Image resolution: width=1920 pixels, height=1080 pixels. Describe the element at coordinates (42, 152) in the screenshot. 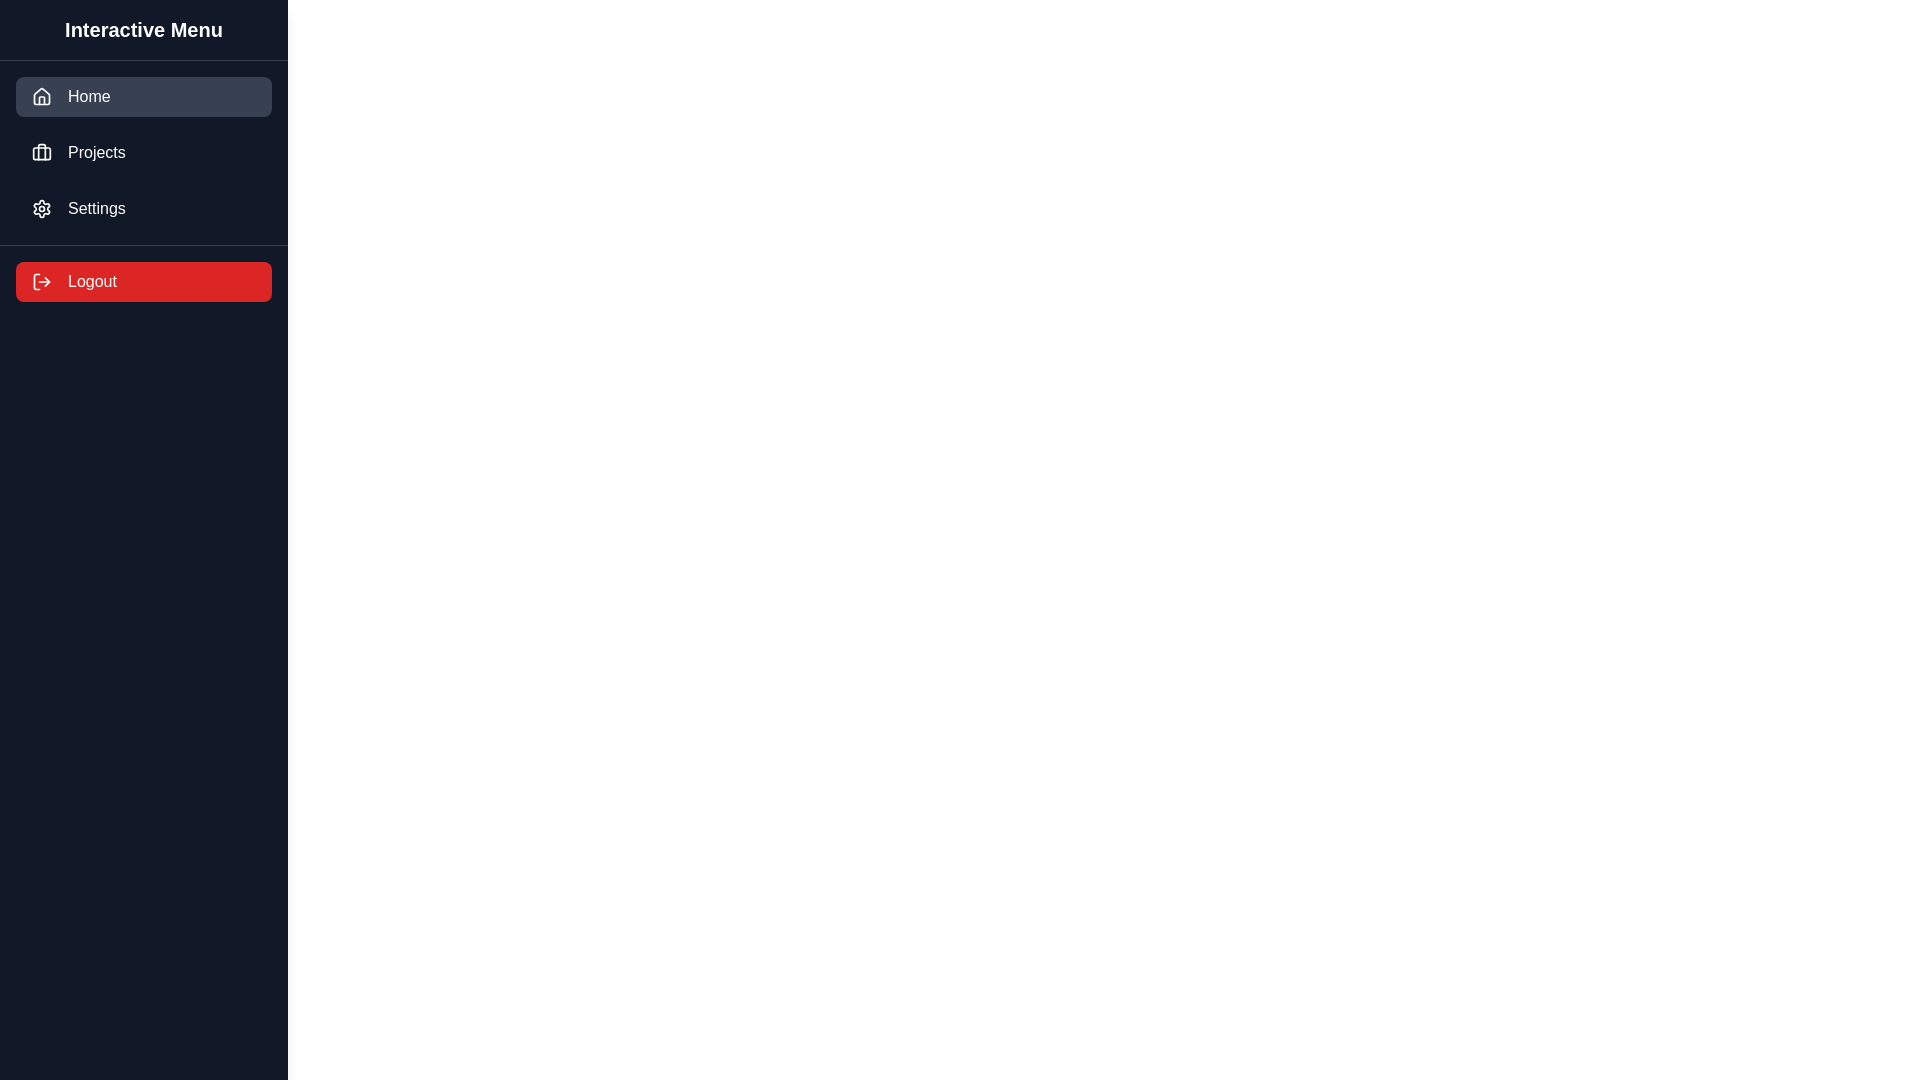

I see `the briefcase icon representing the 'Projects' menu option in the sidebar` at that location.